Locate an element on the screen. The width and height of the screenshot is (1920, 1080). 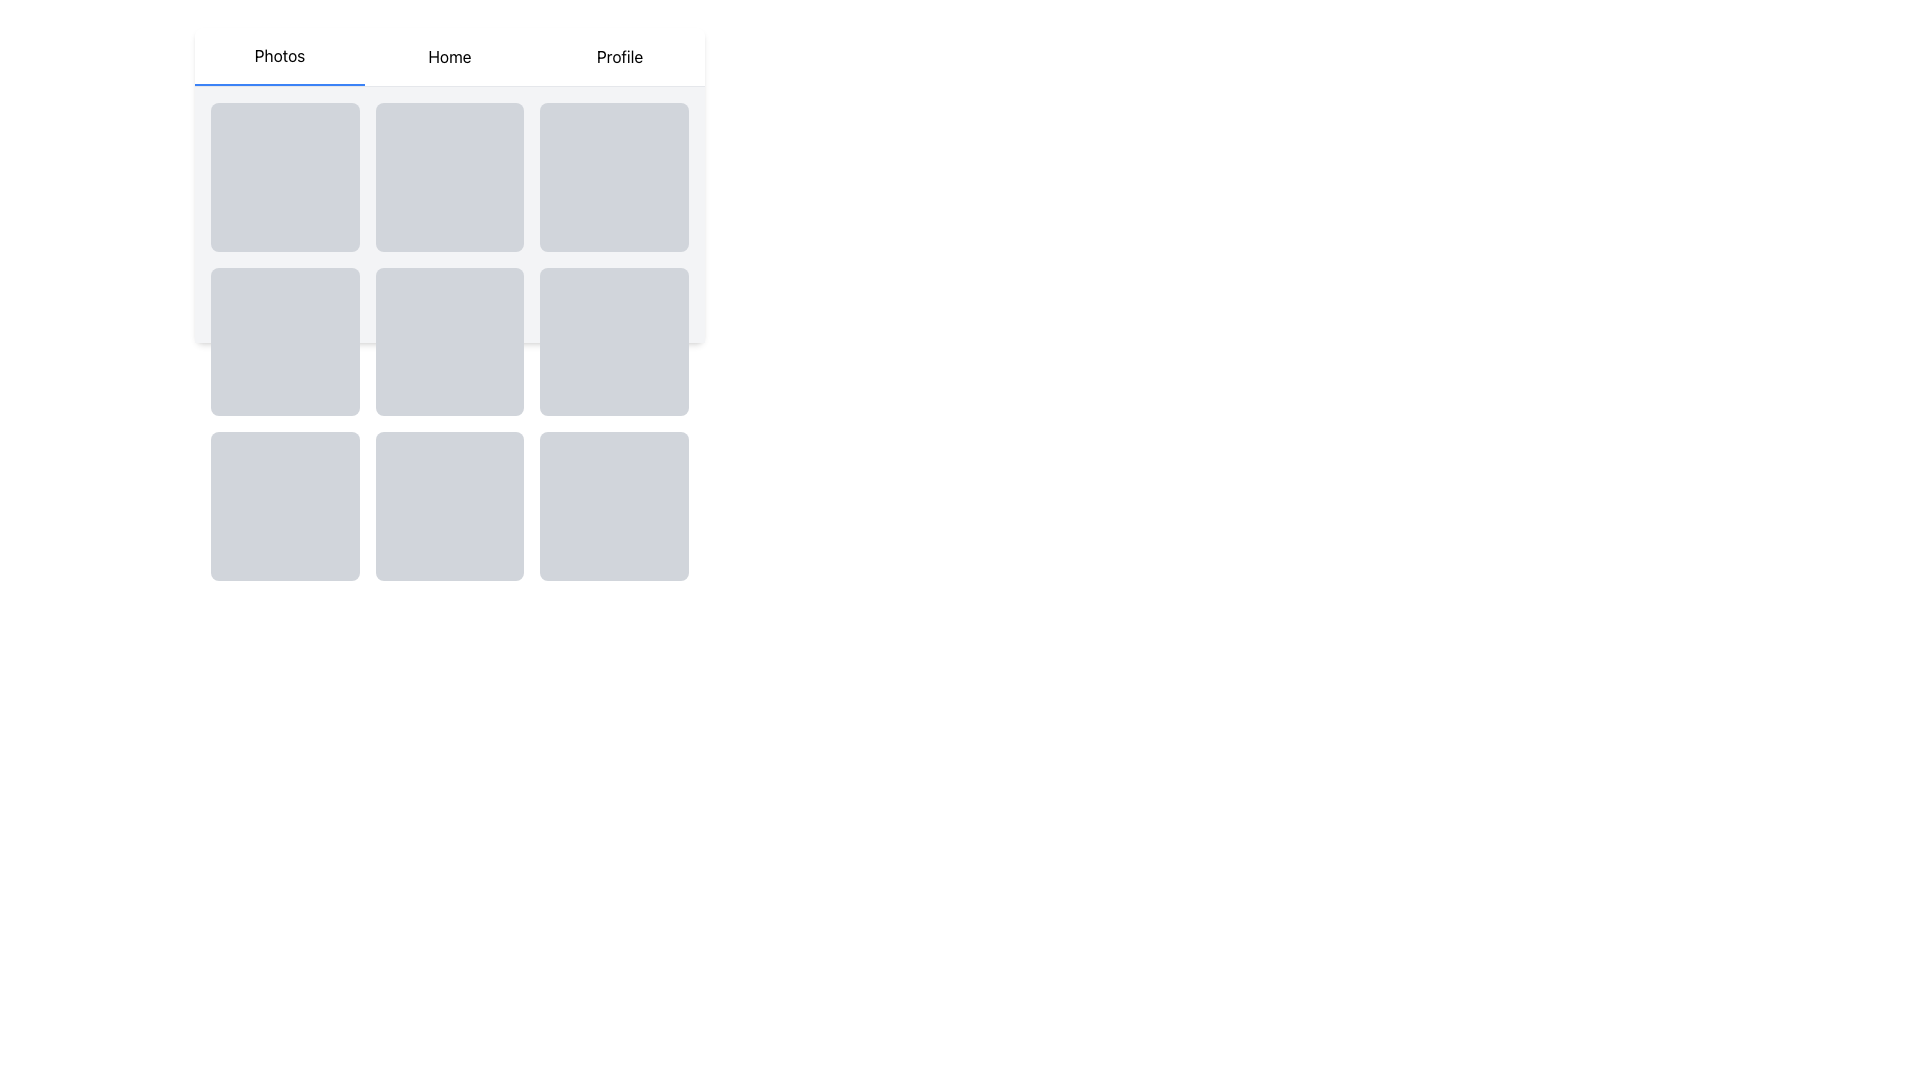
the second gray box in the first row of a 3x3 grid layout, which is a non-interactive placeholder with rounded corners is located at coordinates (449, 176).